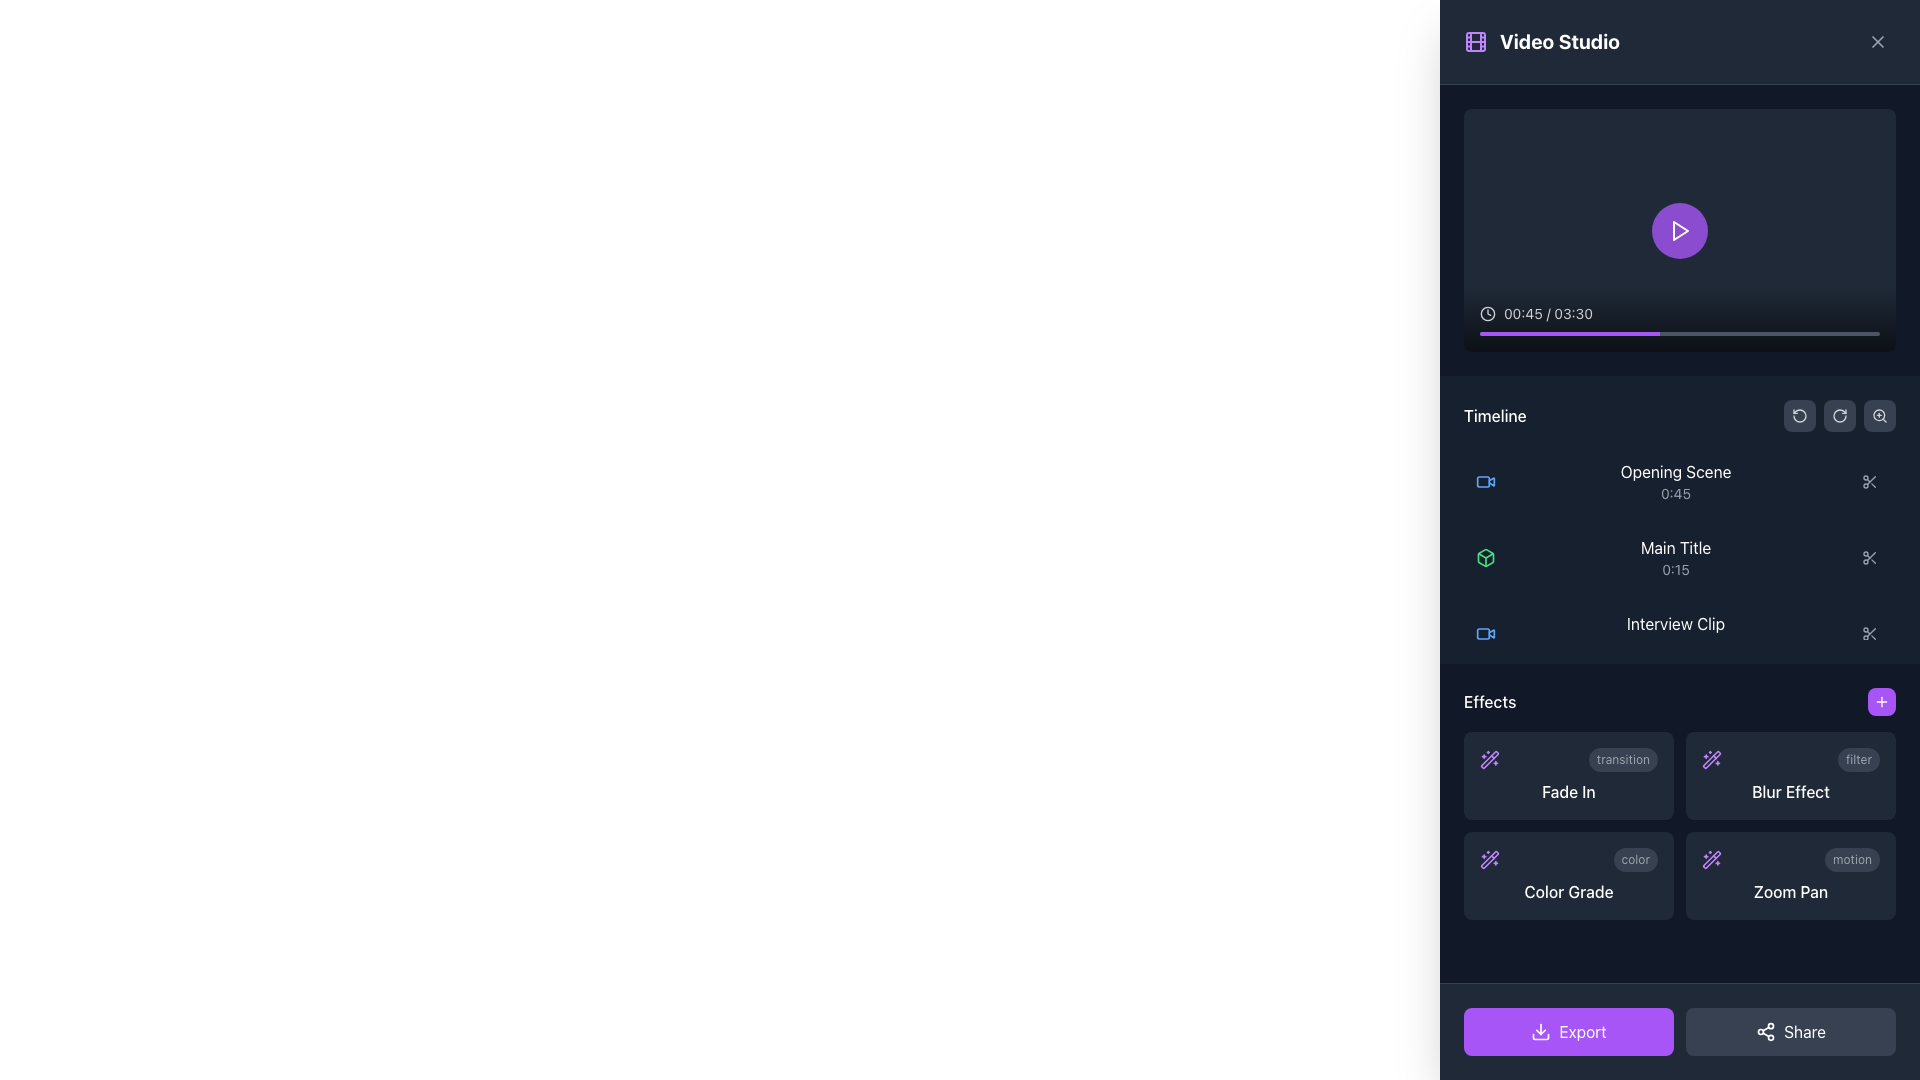 The image size is (1920, 1080). What do you see at coordinates (1486, 633) in the screenshot?
I see `the blue video camera icon representing a video clip associated with the text 'Interview Clip' in the timeline entry list` at bounding box center [1486, 633].